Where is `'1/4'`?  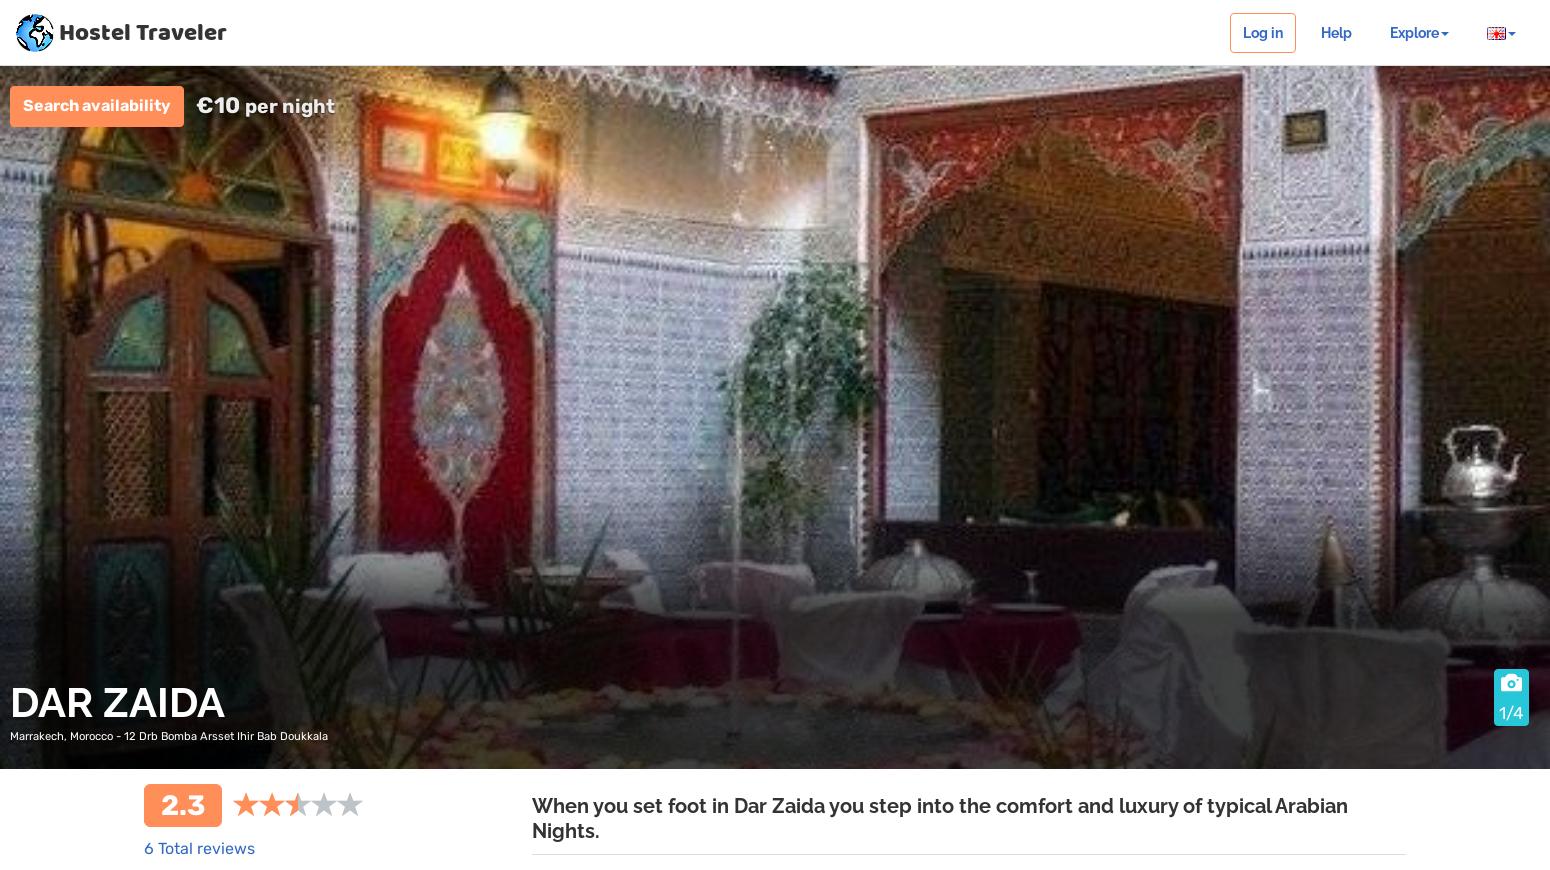 '1/4' is located at coordinates (1498, 712).